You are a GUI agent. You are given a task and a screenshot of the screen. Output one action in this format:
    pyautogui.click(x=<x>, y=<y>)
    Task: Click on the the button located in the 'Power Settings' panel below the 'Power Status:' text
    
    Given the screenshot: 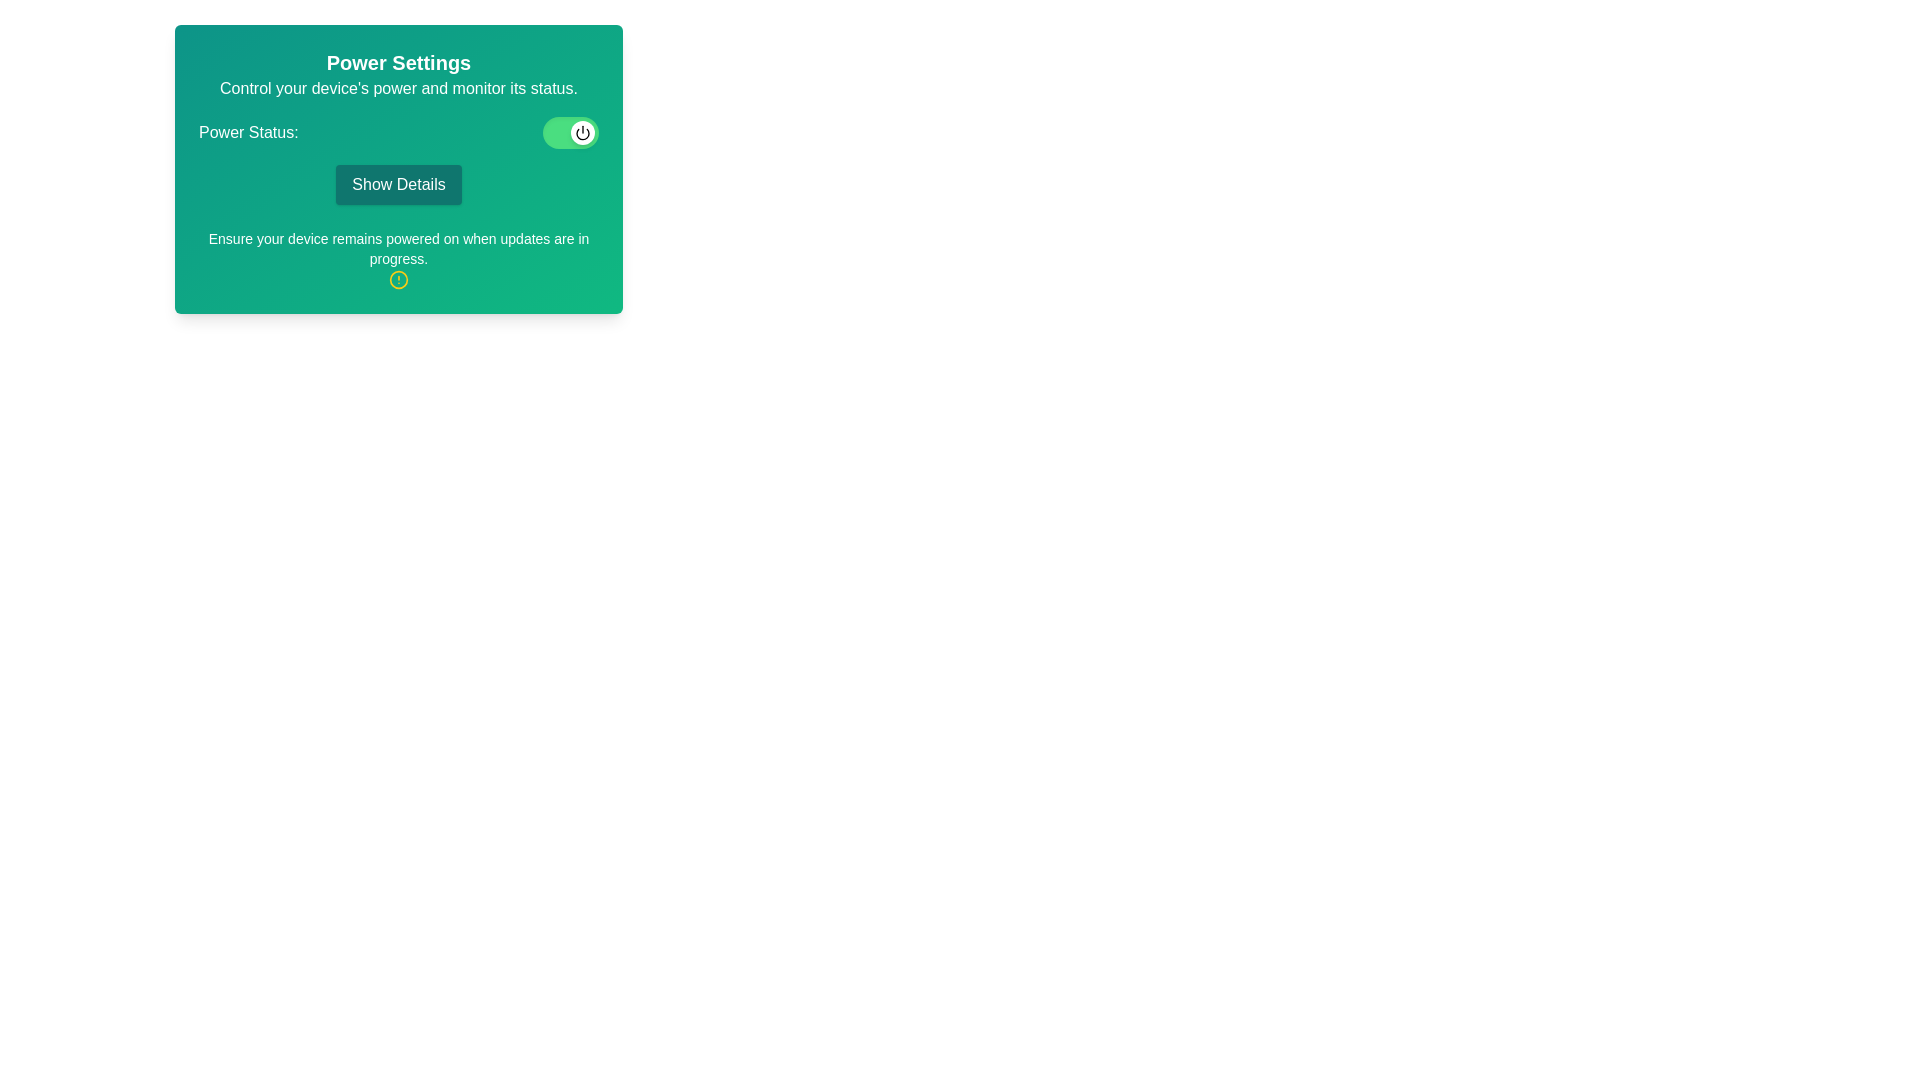 What is the action you would take?
    pyautogui.click(x=398, y=185)
    